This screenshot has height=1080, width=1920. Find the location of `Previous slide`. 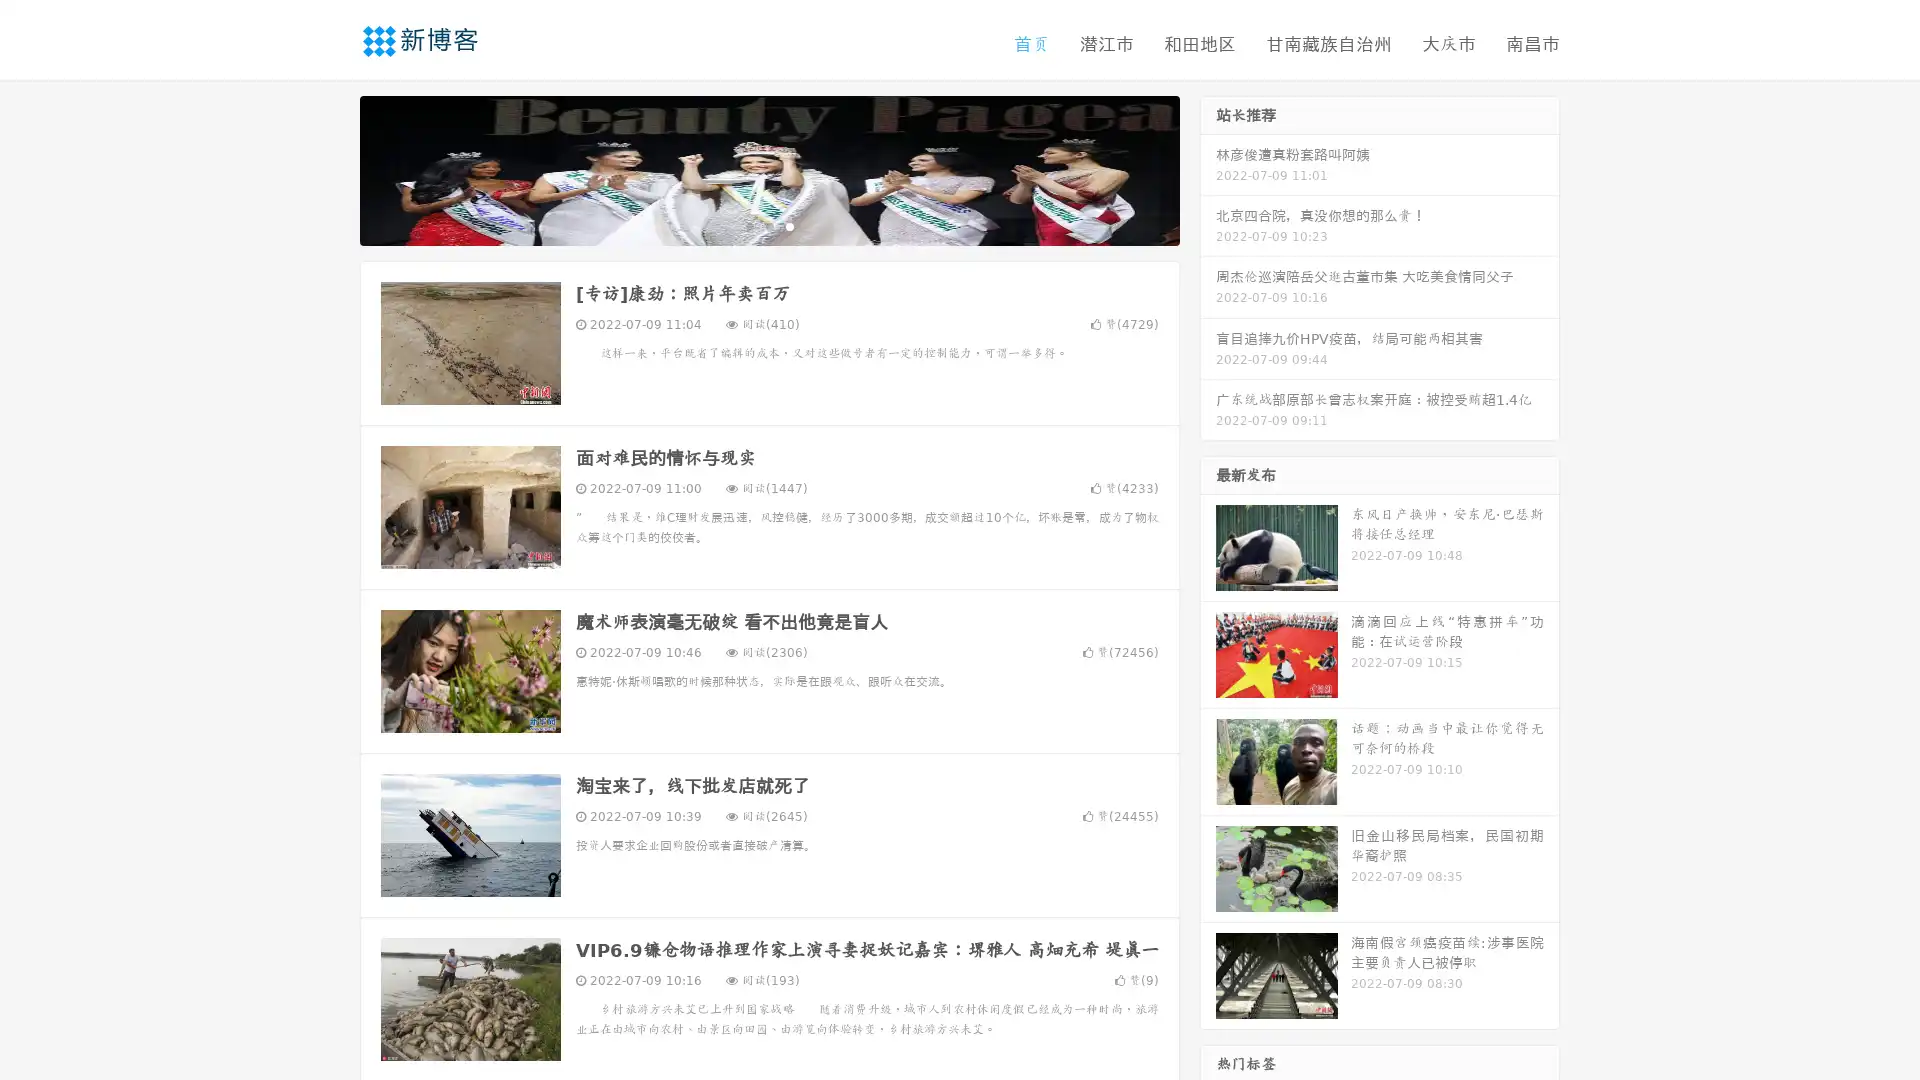

Previous slide is located at coordinates (330, 168).